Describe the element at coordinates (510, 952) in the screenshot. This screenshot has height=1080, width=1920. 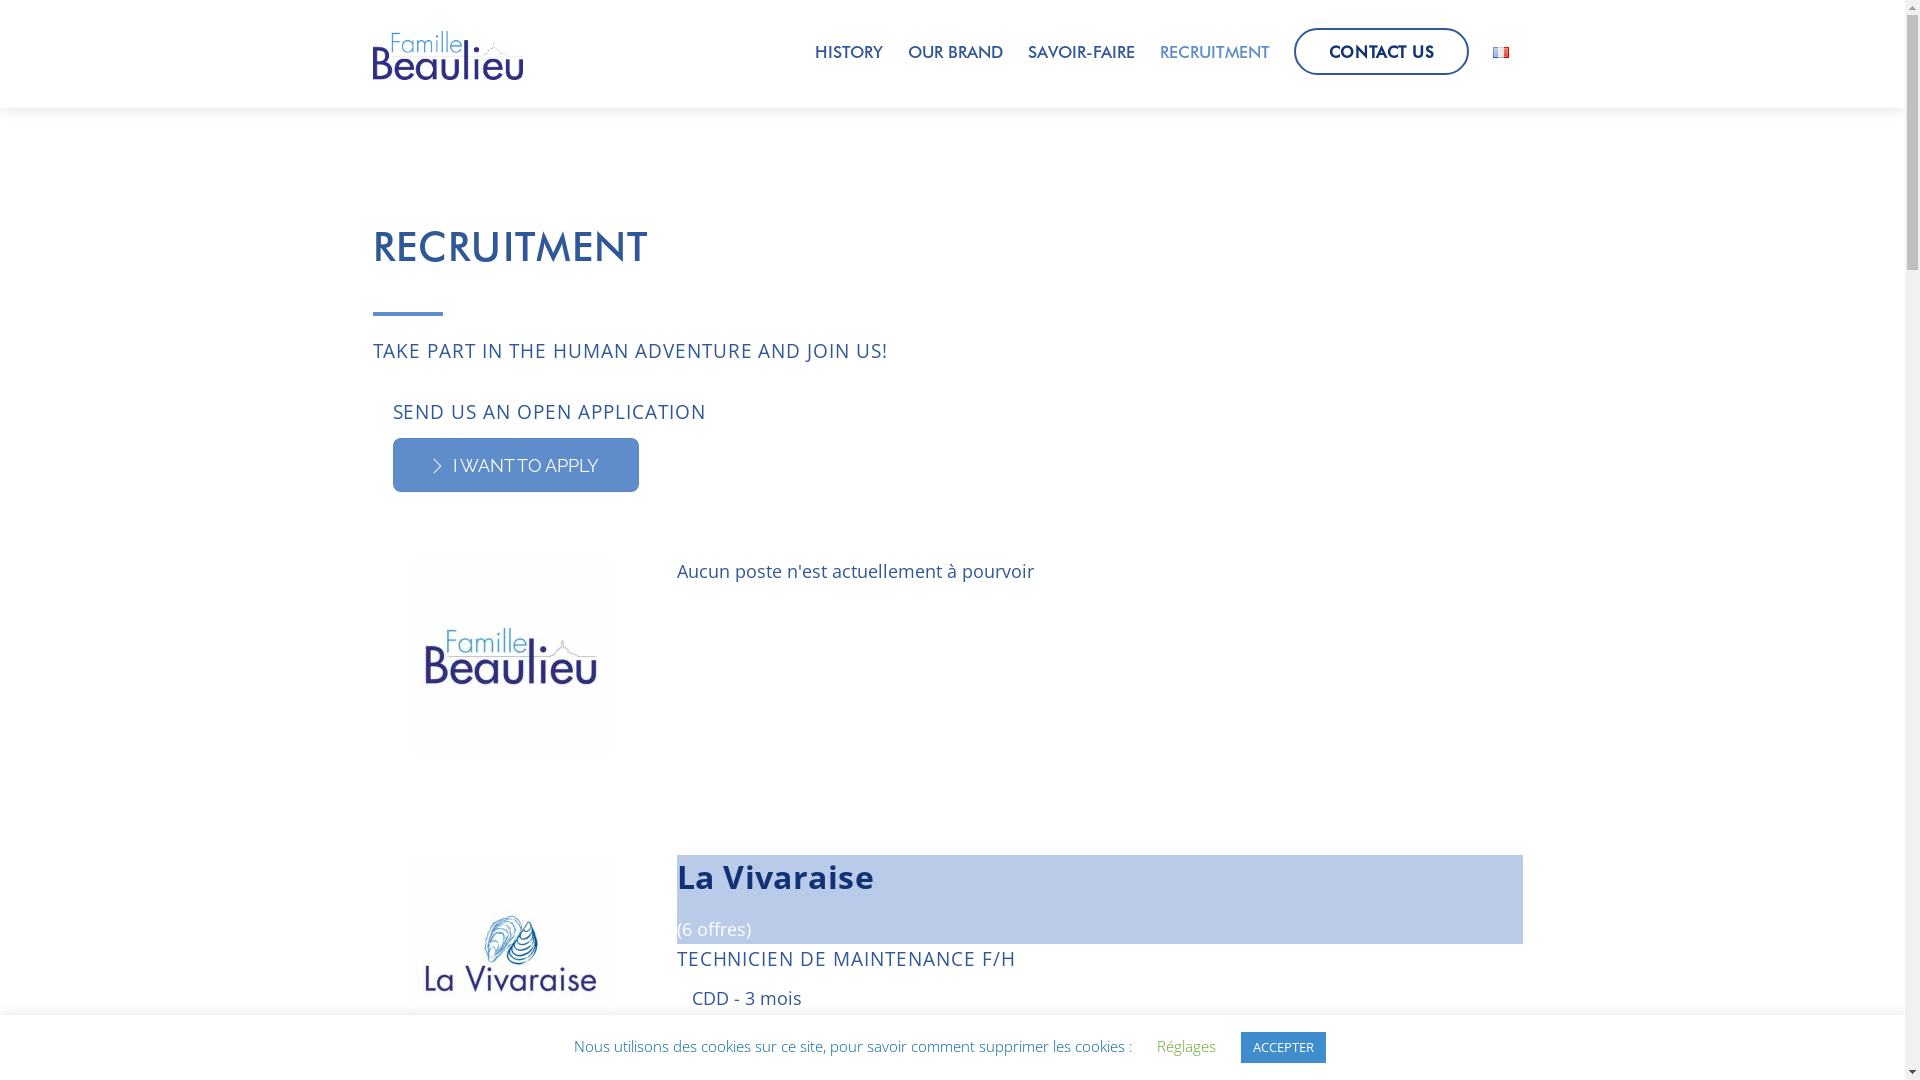
I see `'La Vivaraise'` at that location.